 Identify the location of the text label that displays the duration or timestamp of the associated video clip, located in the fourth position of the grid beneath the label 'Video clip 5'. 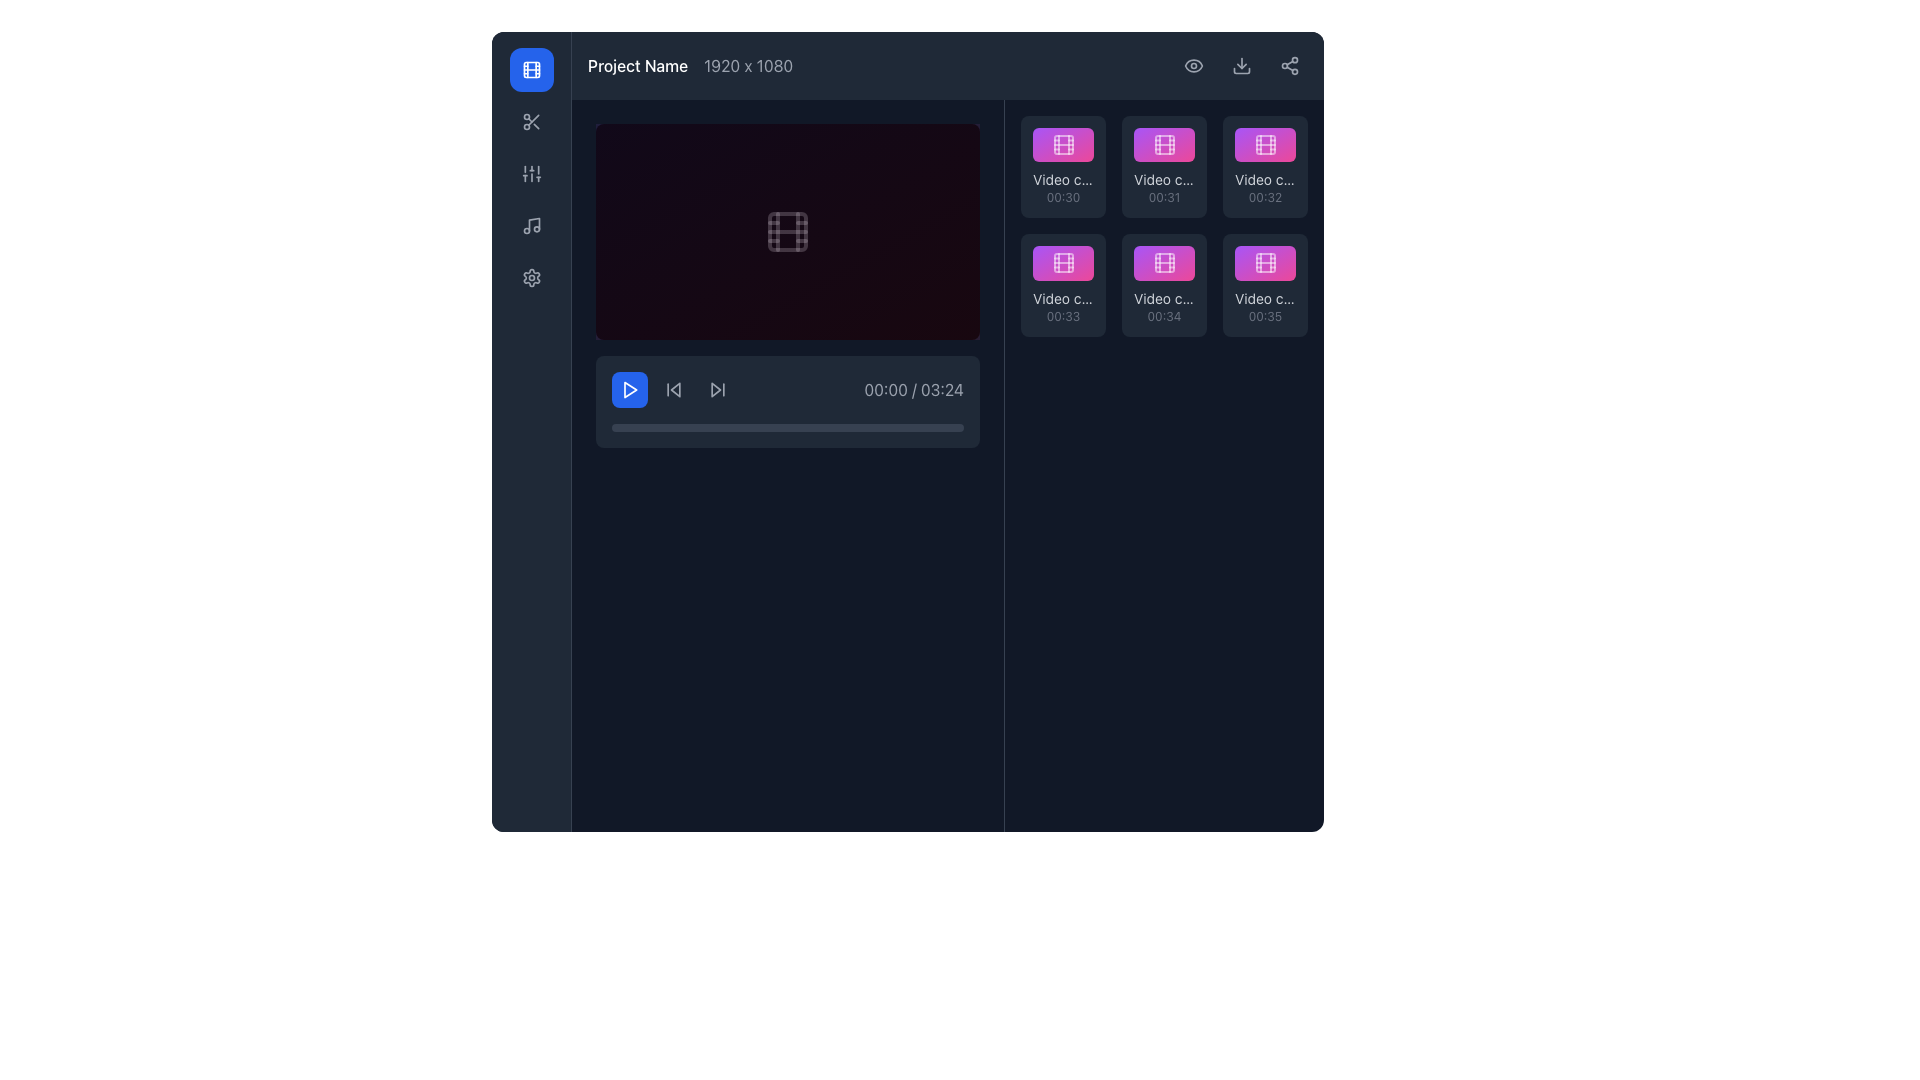
(1164, 315).